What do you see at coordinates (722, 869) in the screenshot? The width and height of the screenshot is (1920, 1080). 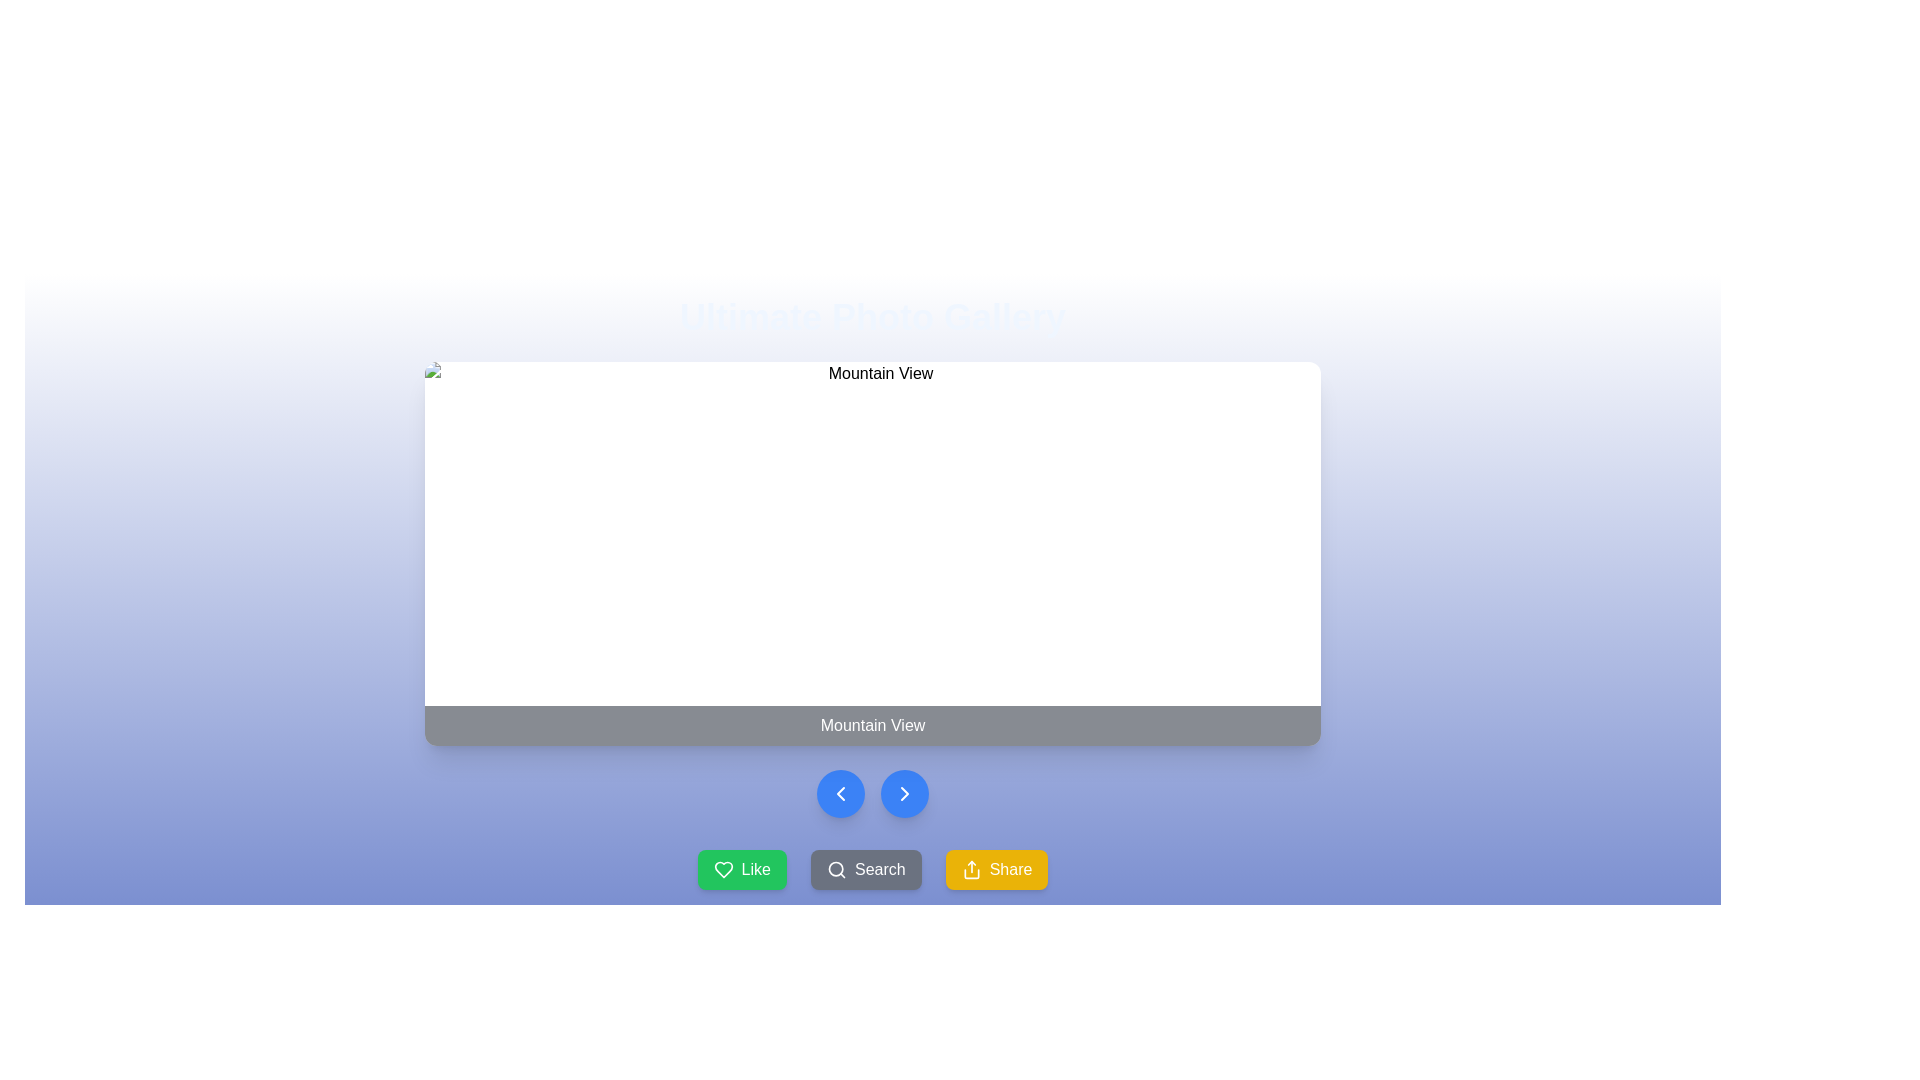 I see `the heart-shaped 'Like' icon located on the left side of the button row, preceding the grey 'Search' button and the yellow 'Share' button` at bounding box center [722, 869].